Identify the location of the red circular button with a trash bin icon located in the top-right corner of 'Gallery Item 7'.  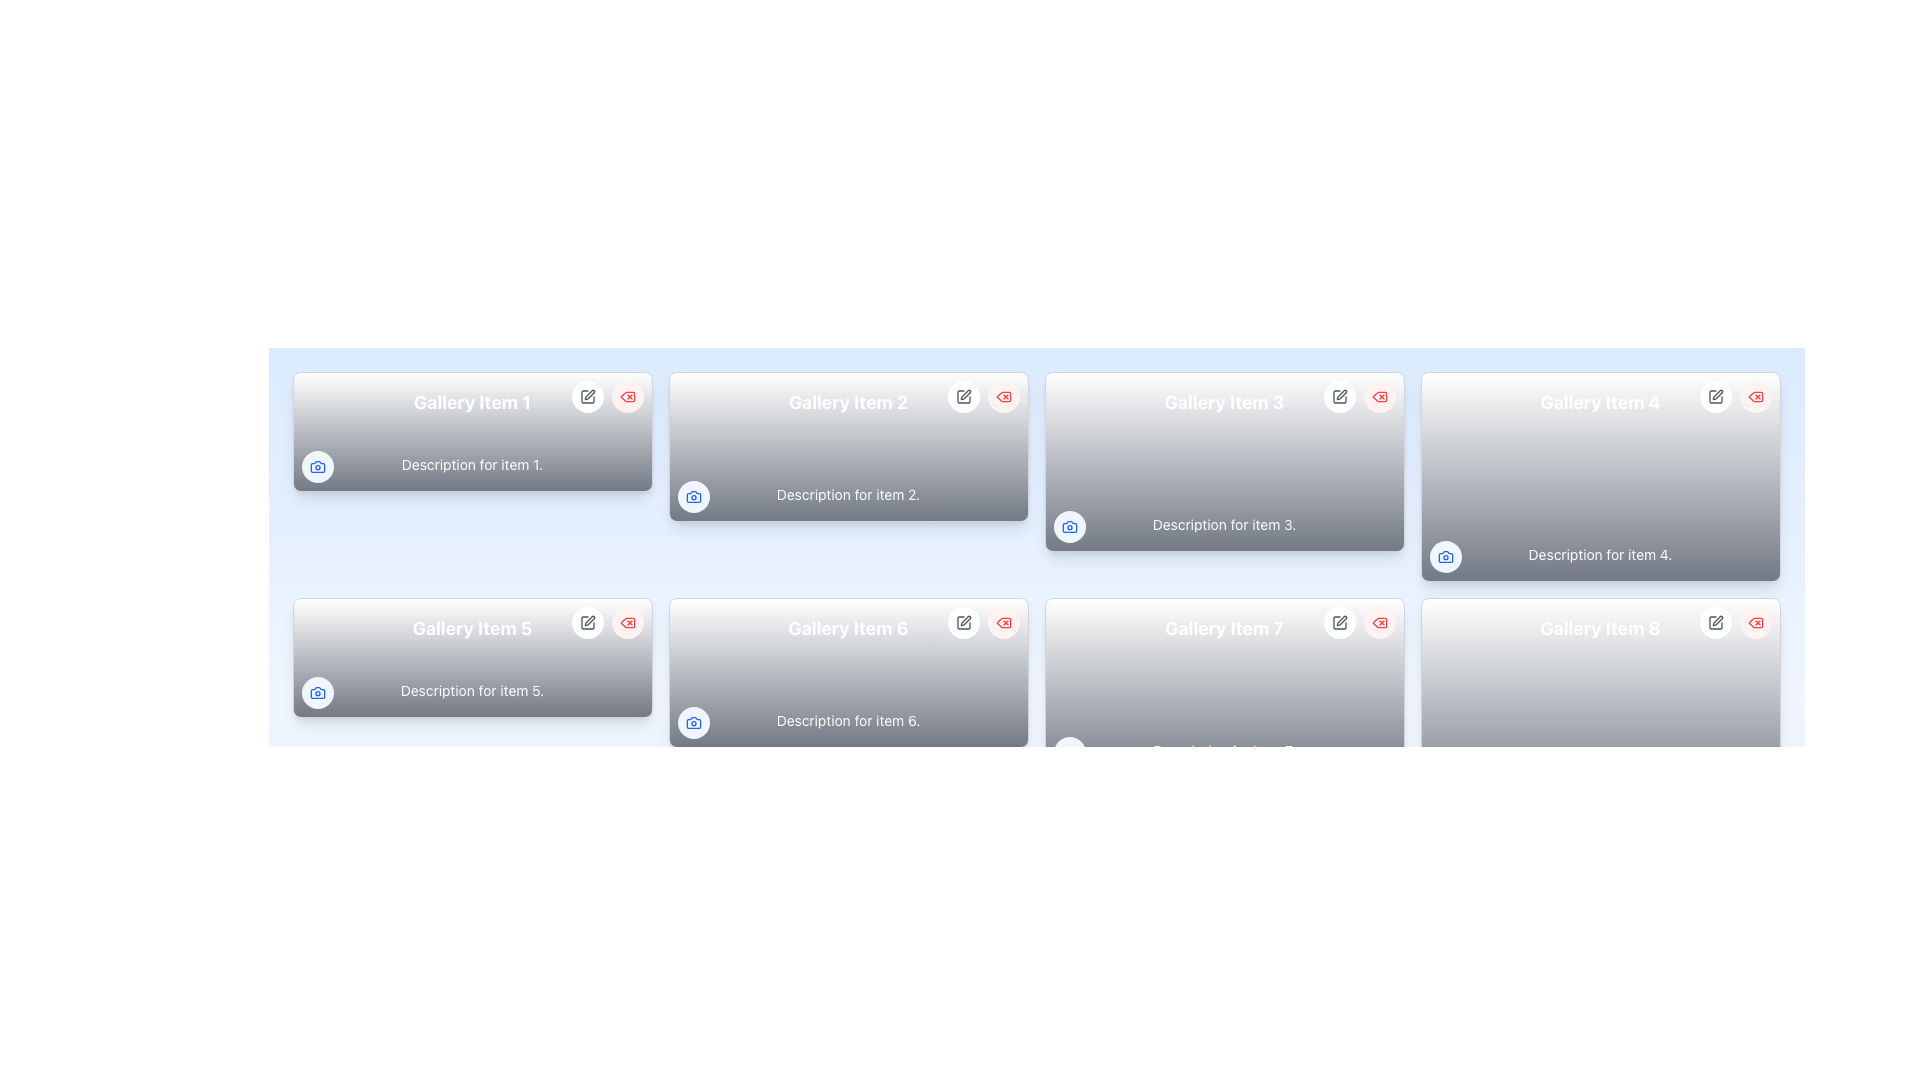
(1378, 622).